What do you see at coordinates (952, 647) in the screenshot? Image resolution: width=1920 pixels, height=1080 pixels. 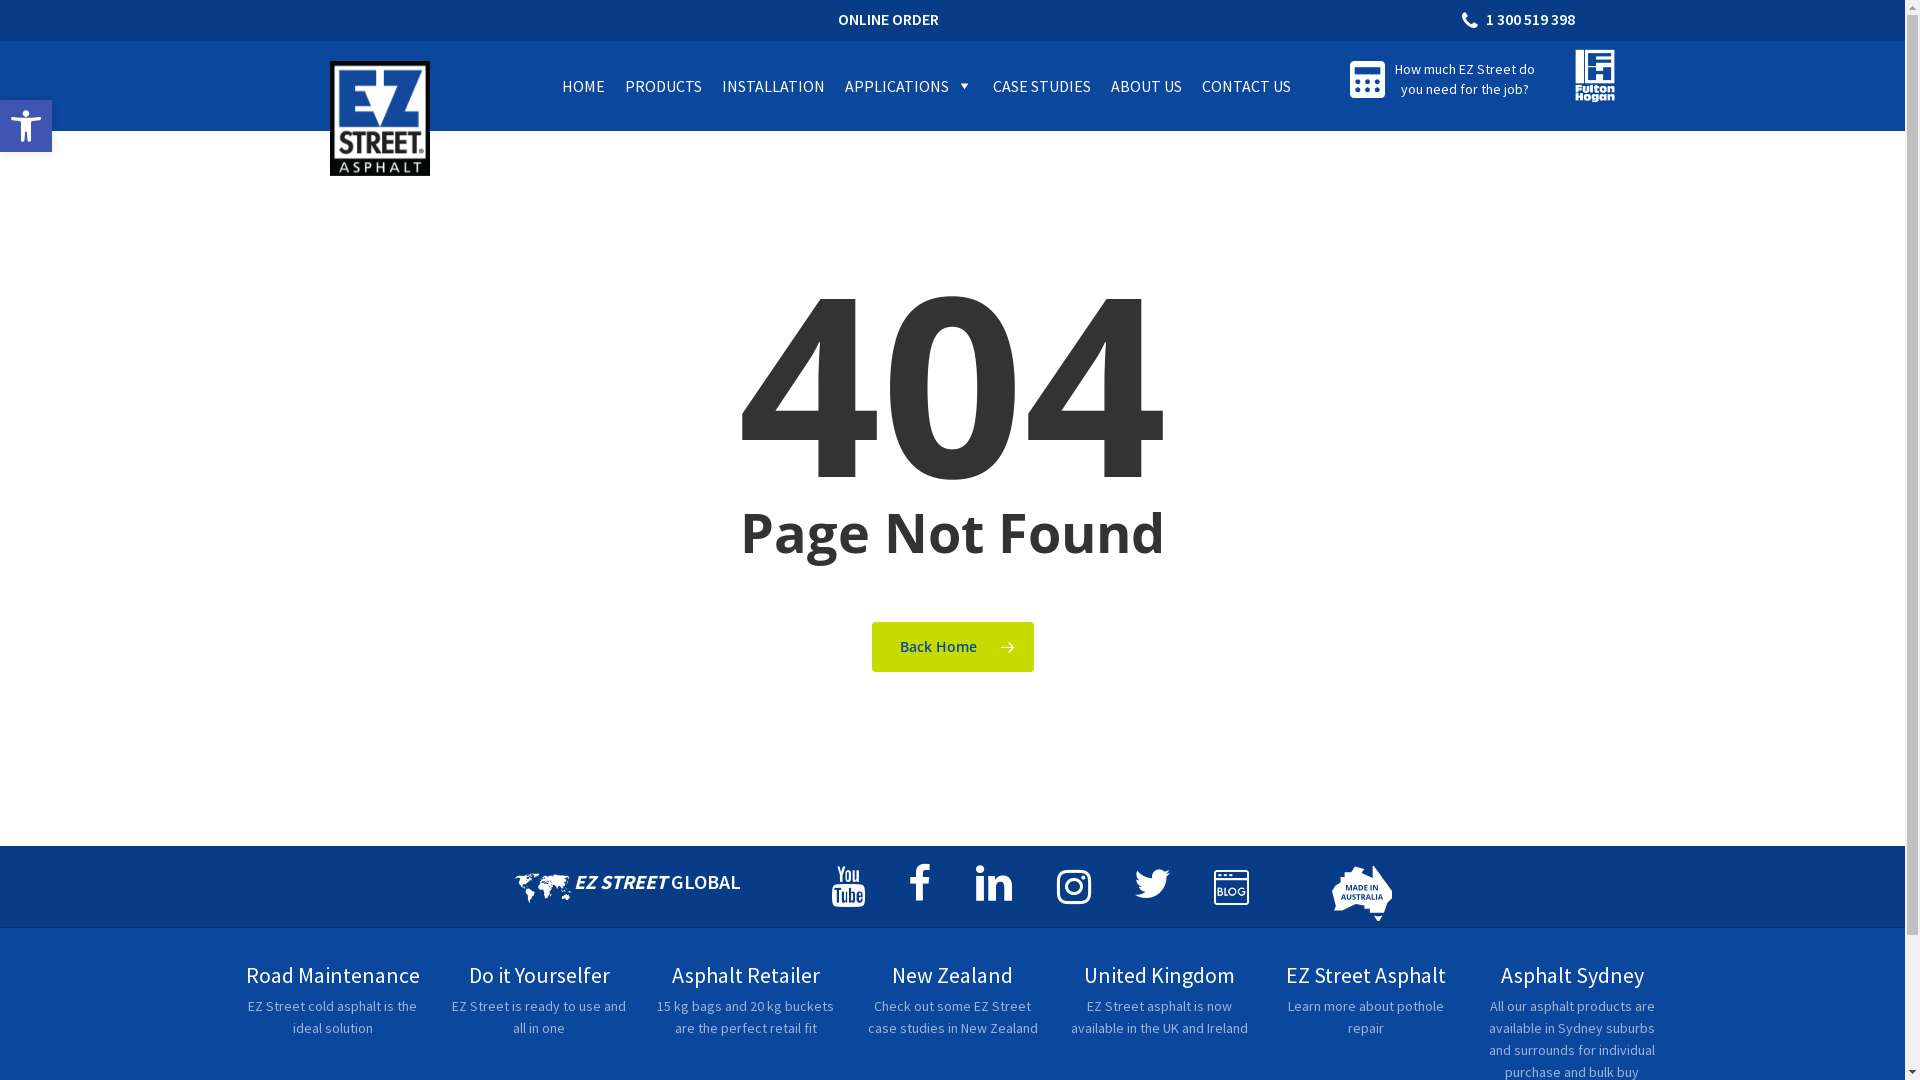 I see `'Back Home'` at bounding box center [952, 647].